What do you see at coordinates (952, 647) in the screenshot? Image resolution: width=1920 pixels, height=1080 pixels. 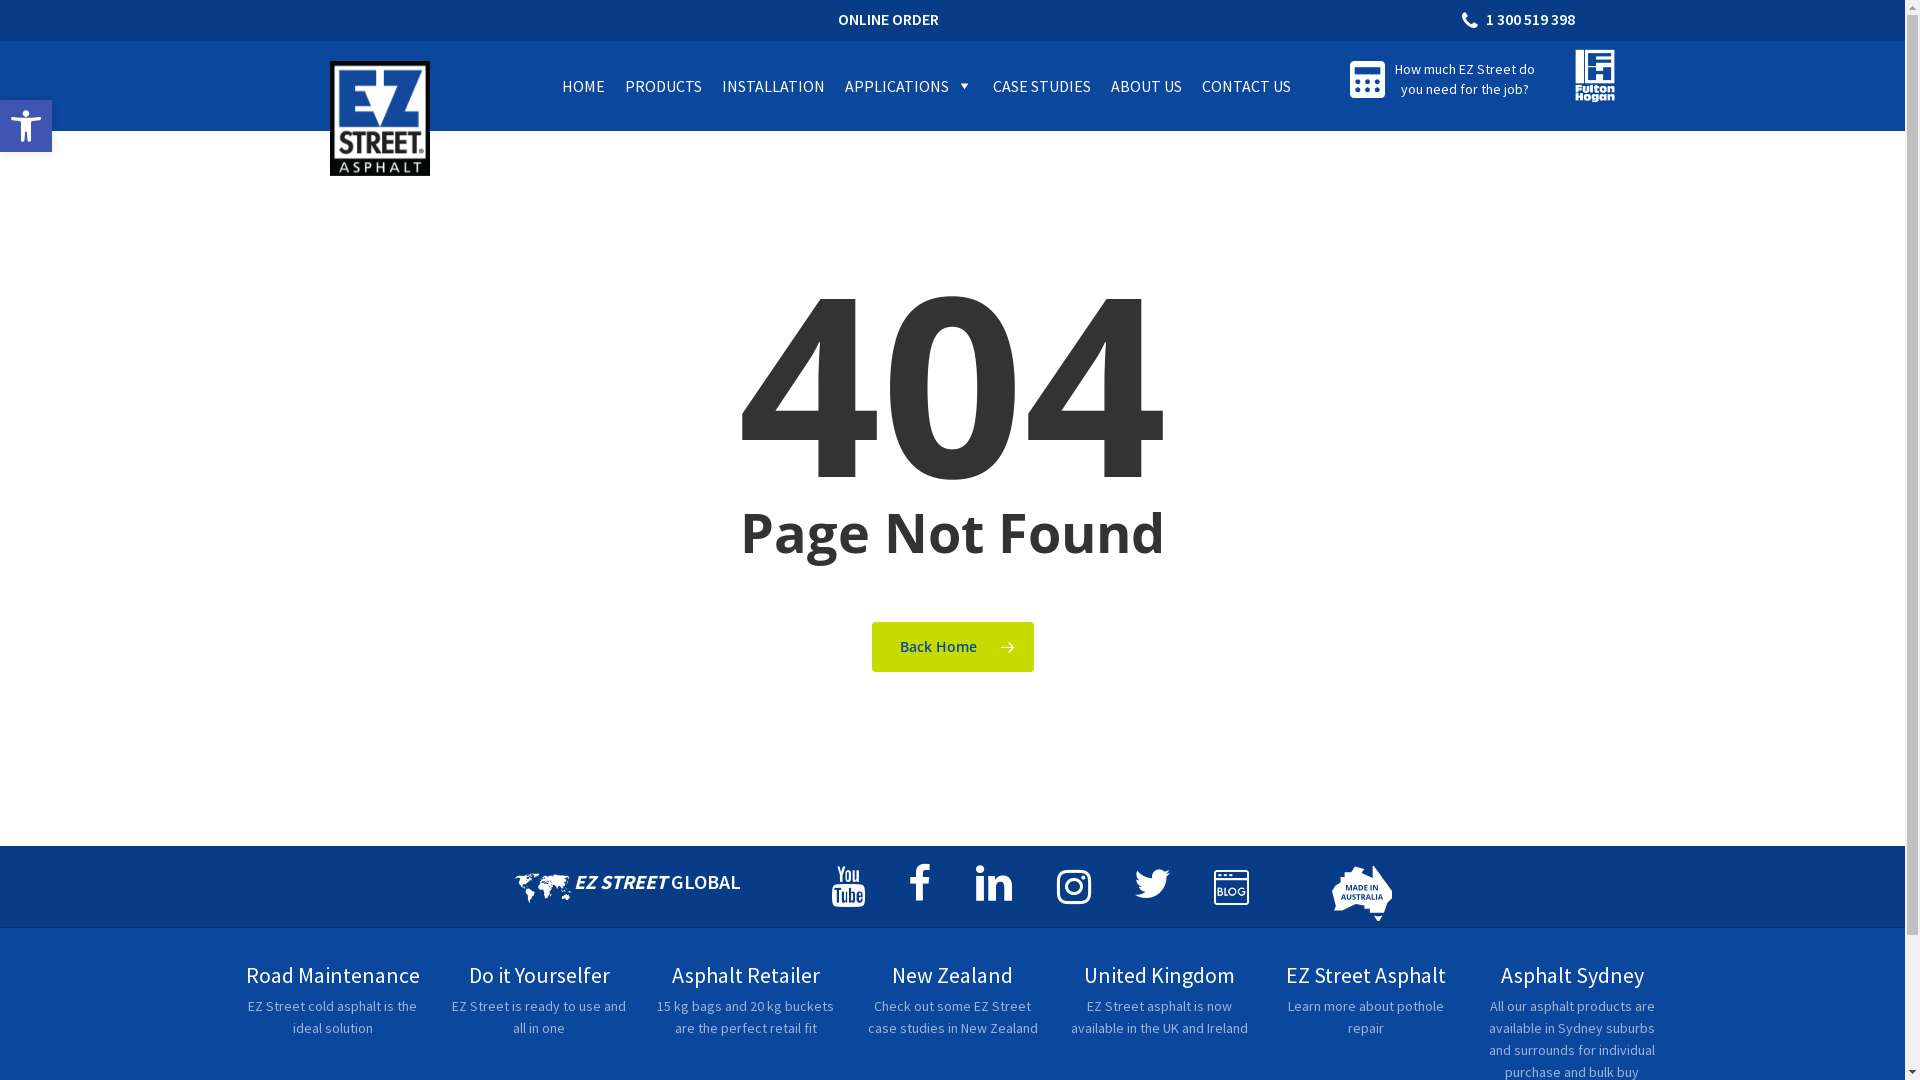 I see `'Back Home'` at bounding box center [952, 647].